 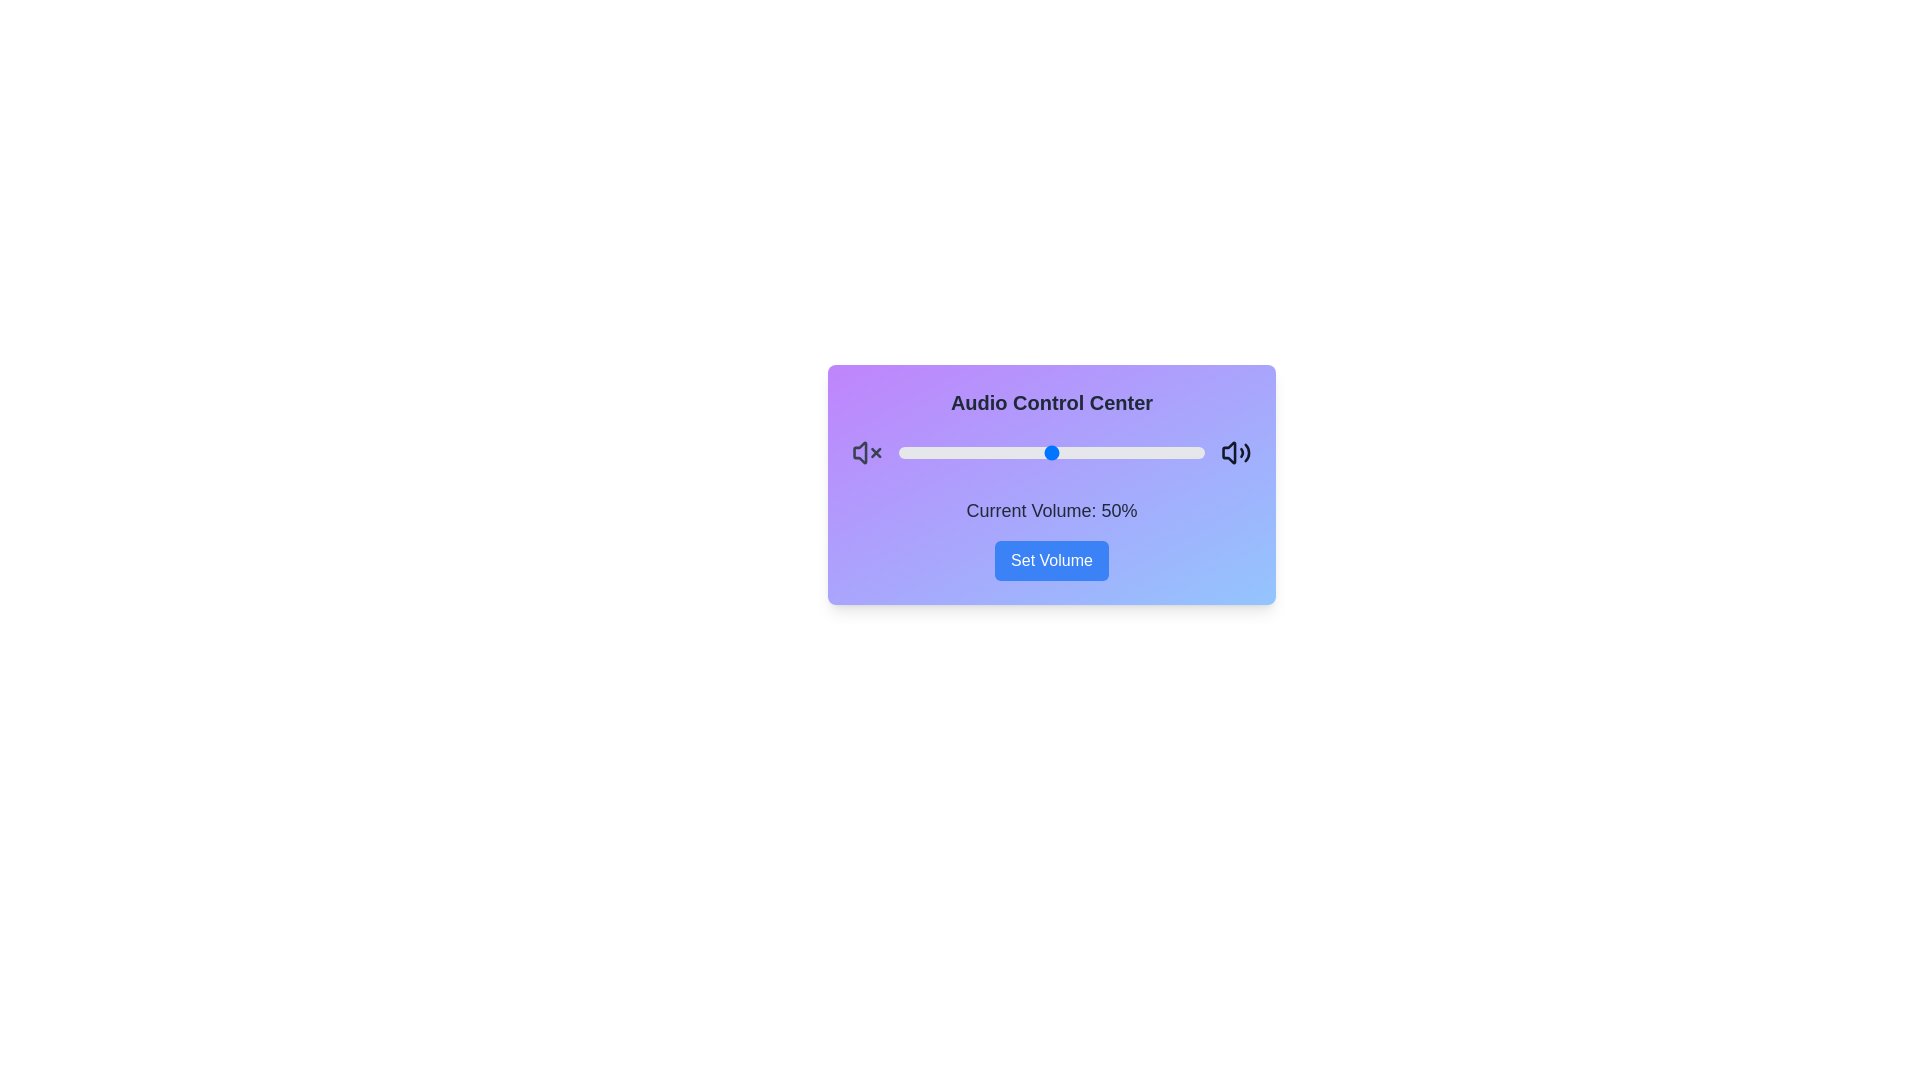 What do you see at coordinates (1044, 452) in the screenshot?
I see `the volume slider to set the volume to 48%` at bounding box center [1044, 452].